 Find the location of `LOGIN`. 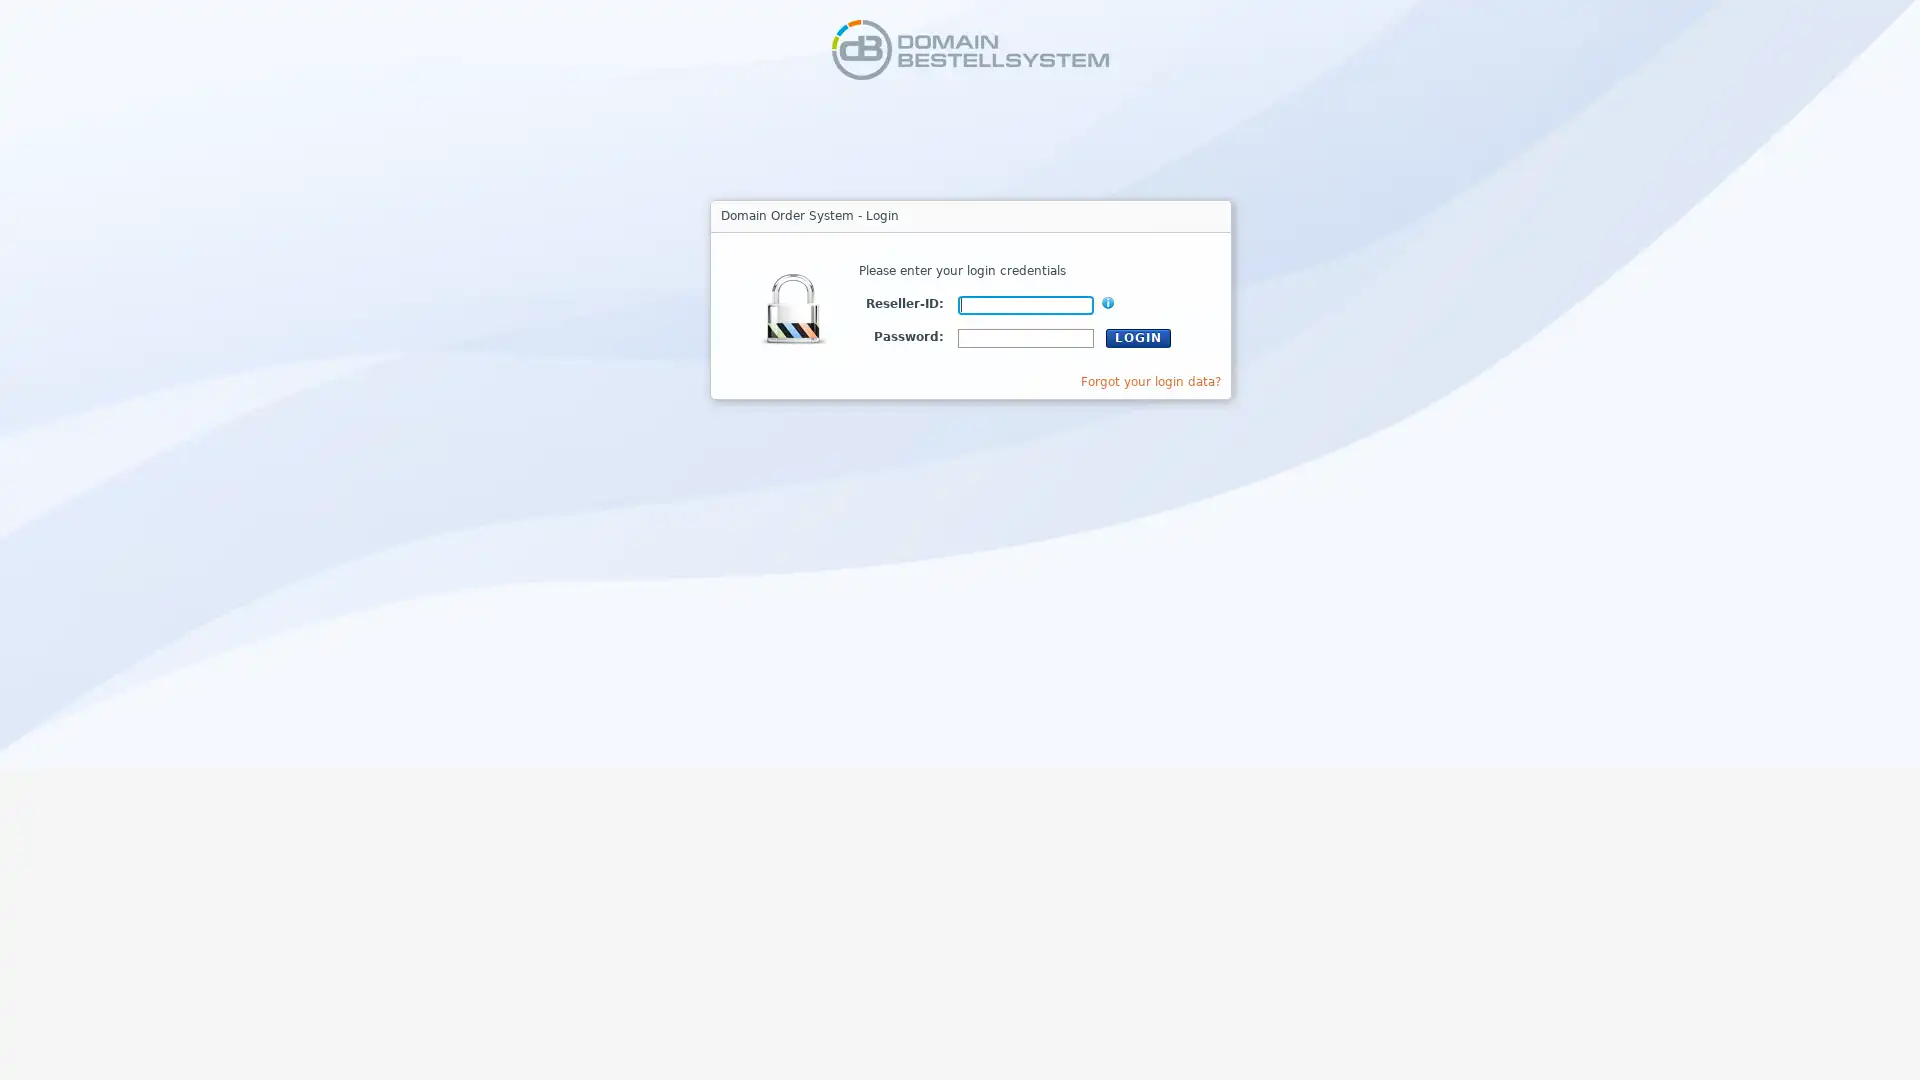

LOGIN is located at coordinates (1138, 336).